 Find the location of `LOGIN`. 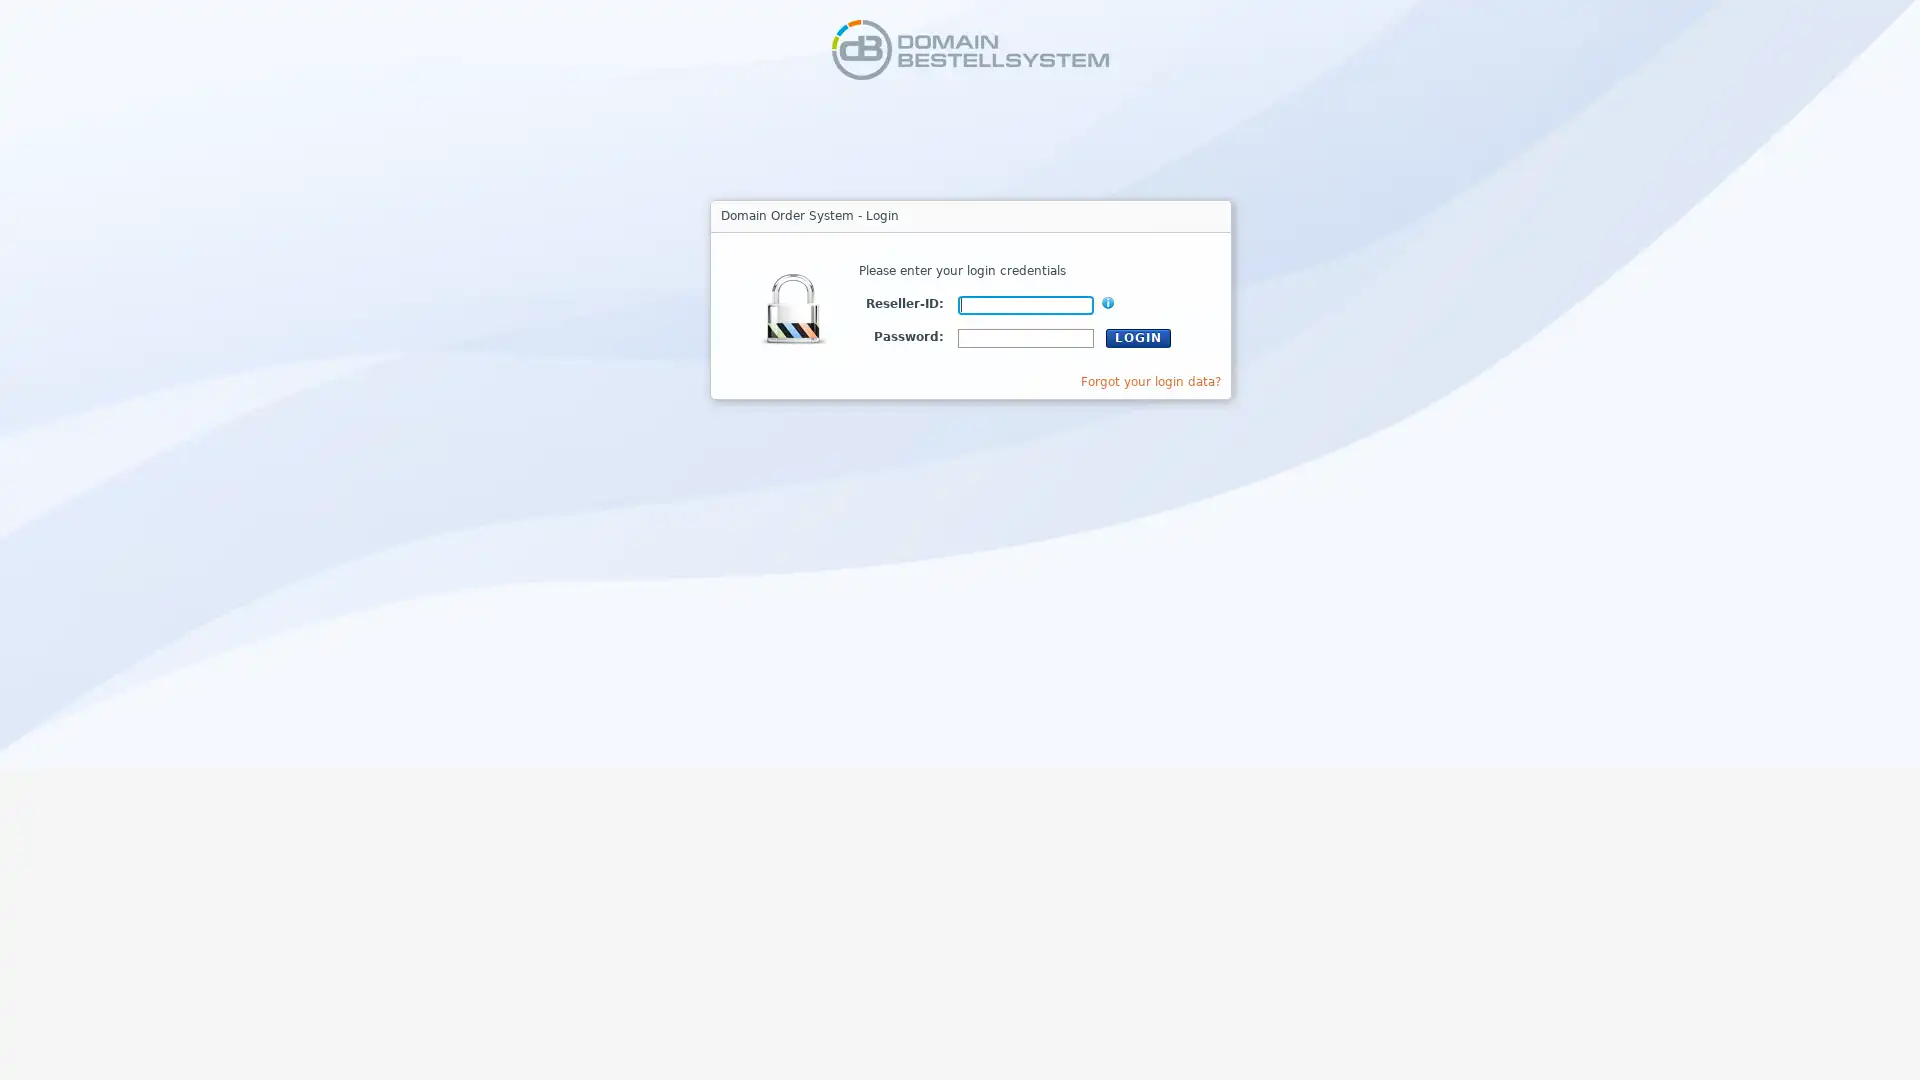

LOGIN is located at coordinates (1138, 336).